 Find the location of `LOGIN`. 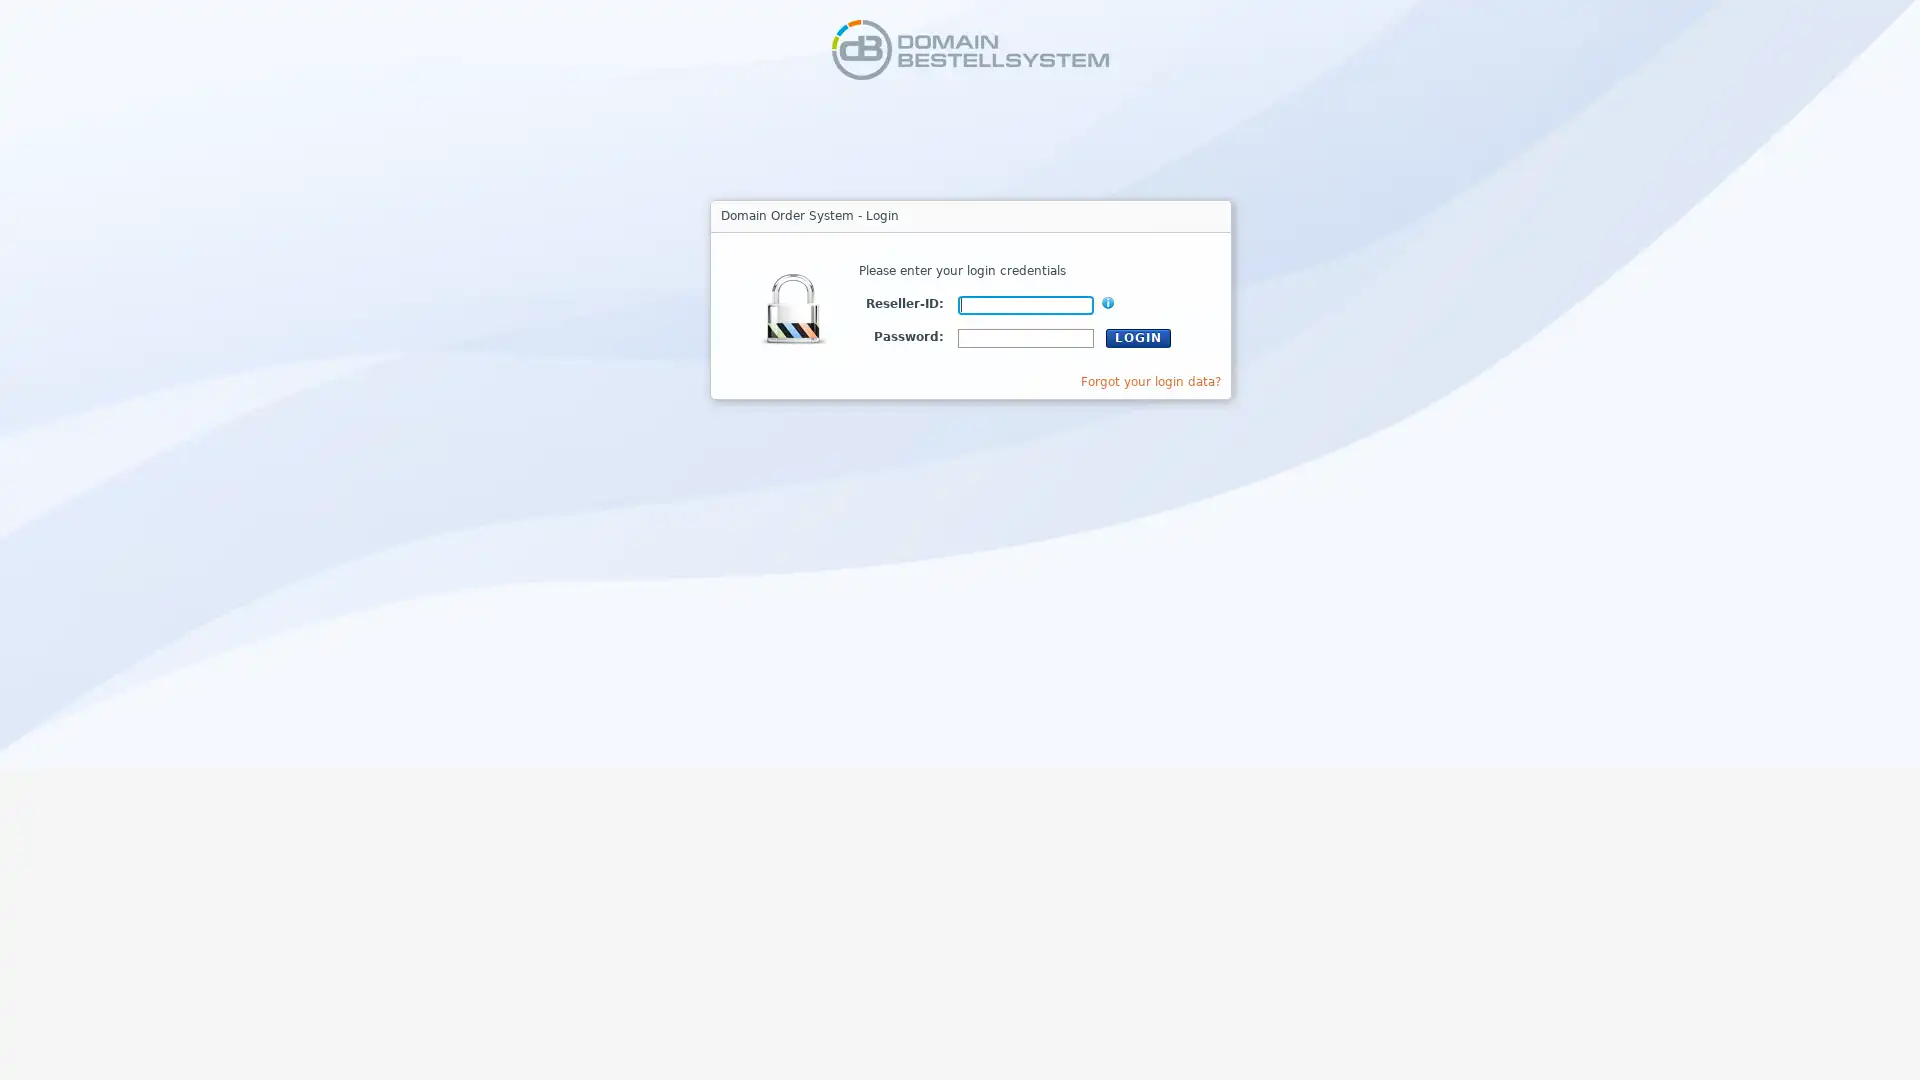

LOGIN is located at coordinates (1138, 336).